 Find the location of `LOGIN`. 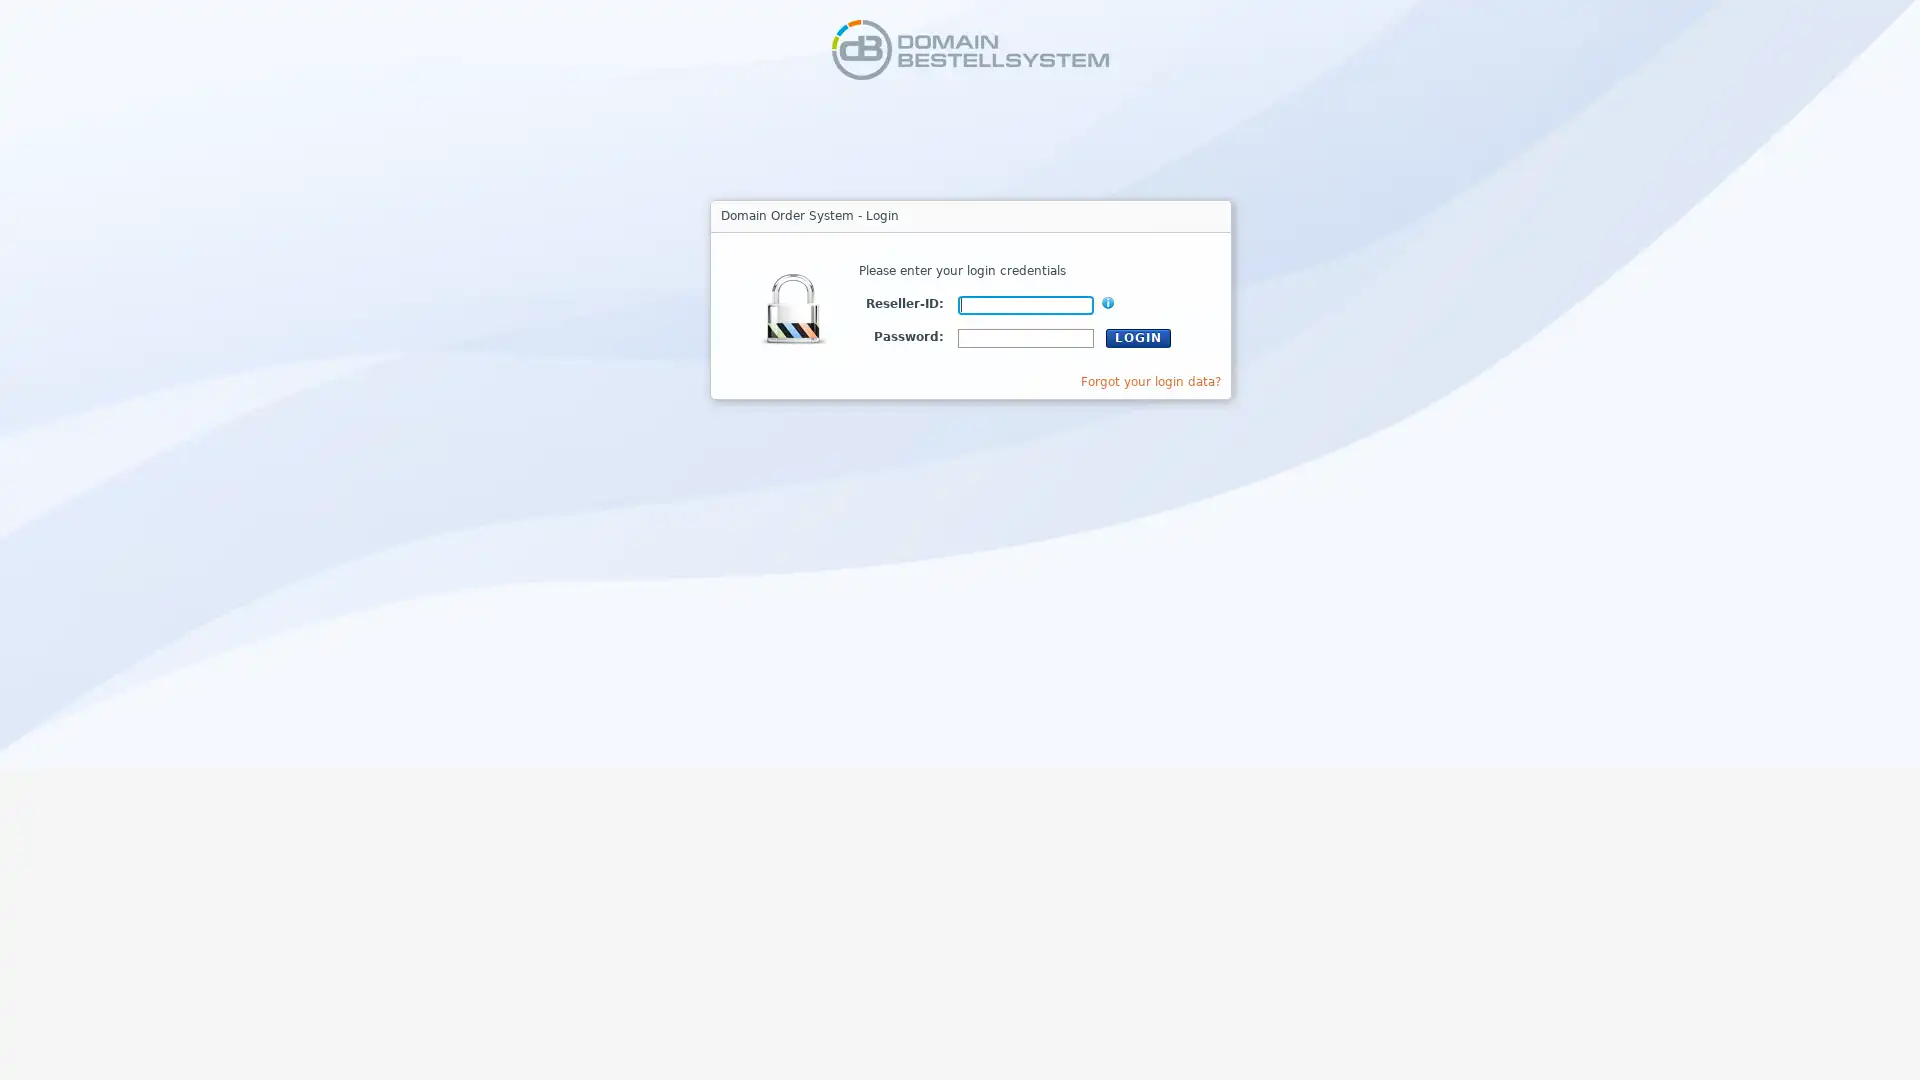

LOGIN is located at coordinates (1138, 336).